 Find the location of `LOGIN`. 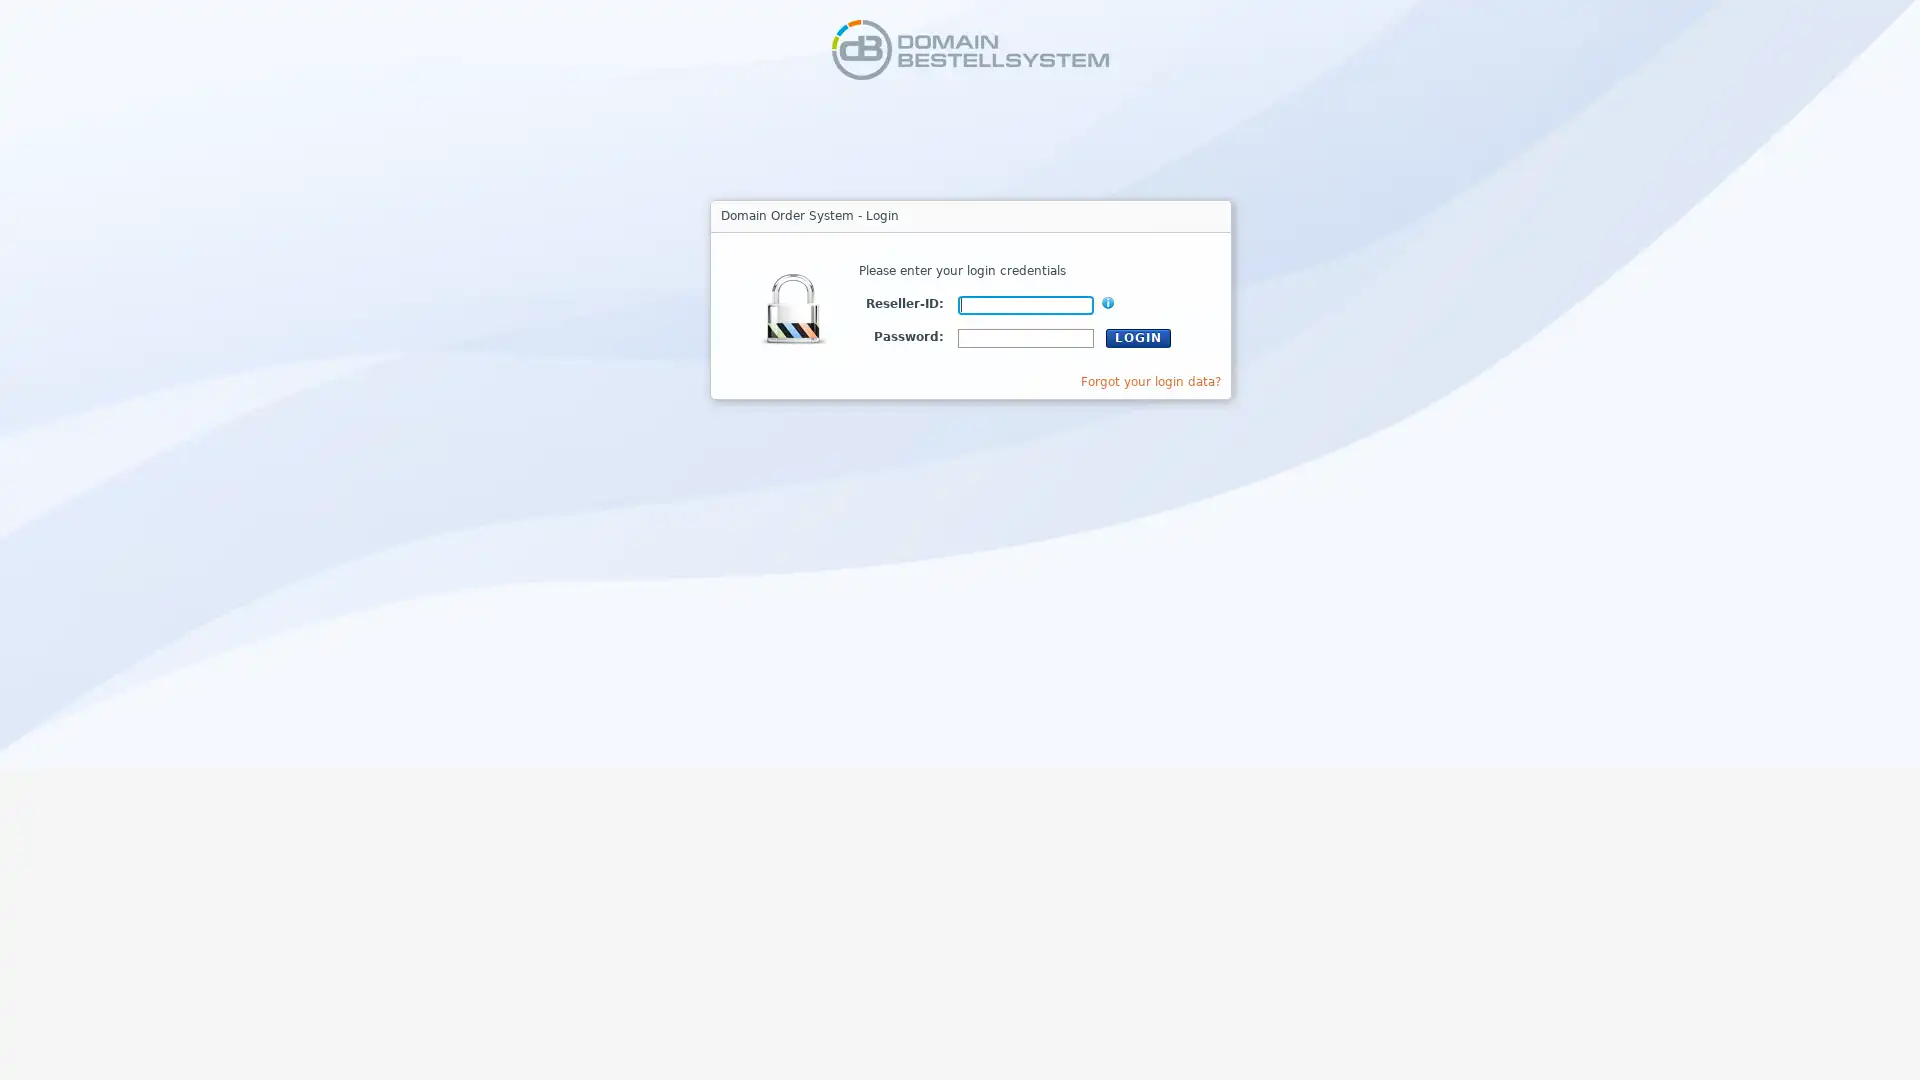

LOGIN is located at coordinates (1138, 336).